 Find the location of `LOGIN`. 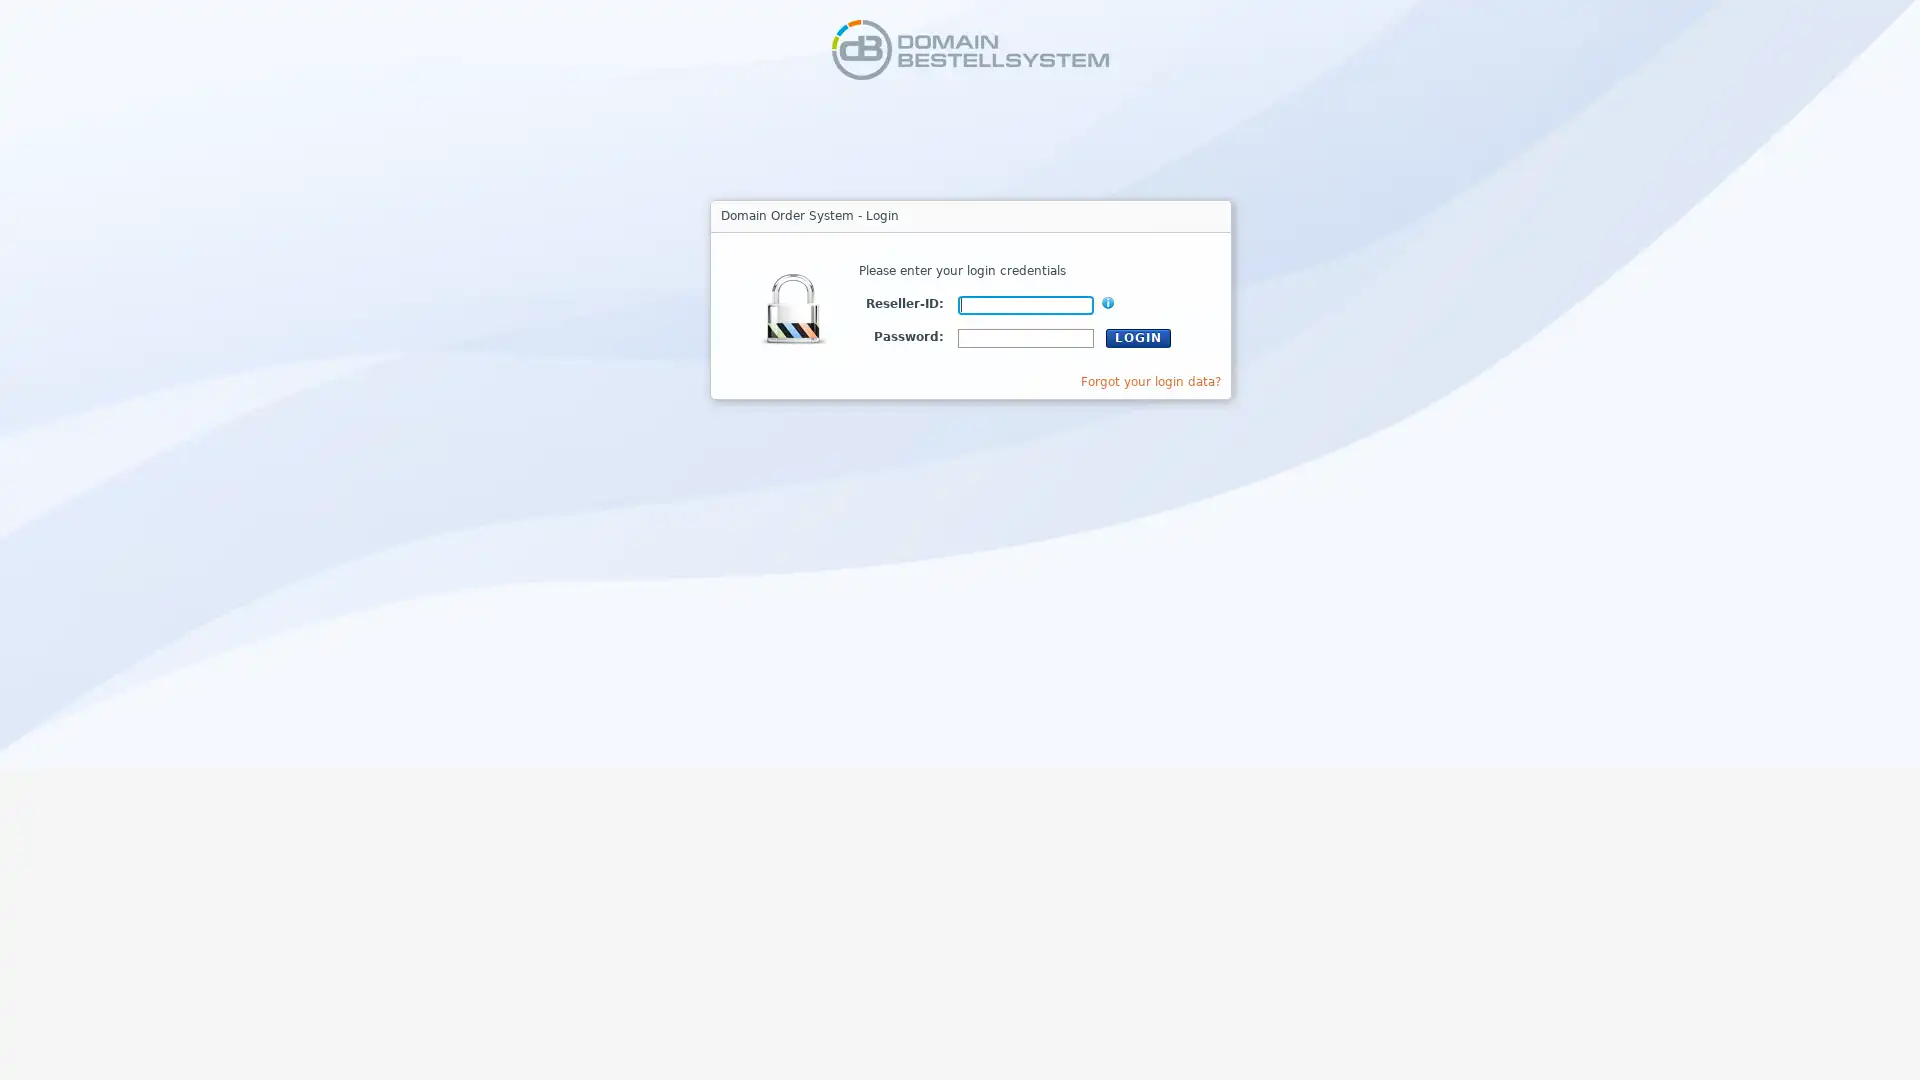

LOGIN is located at coordinates (1138, 336).